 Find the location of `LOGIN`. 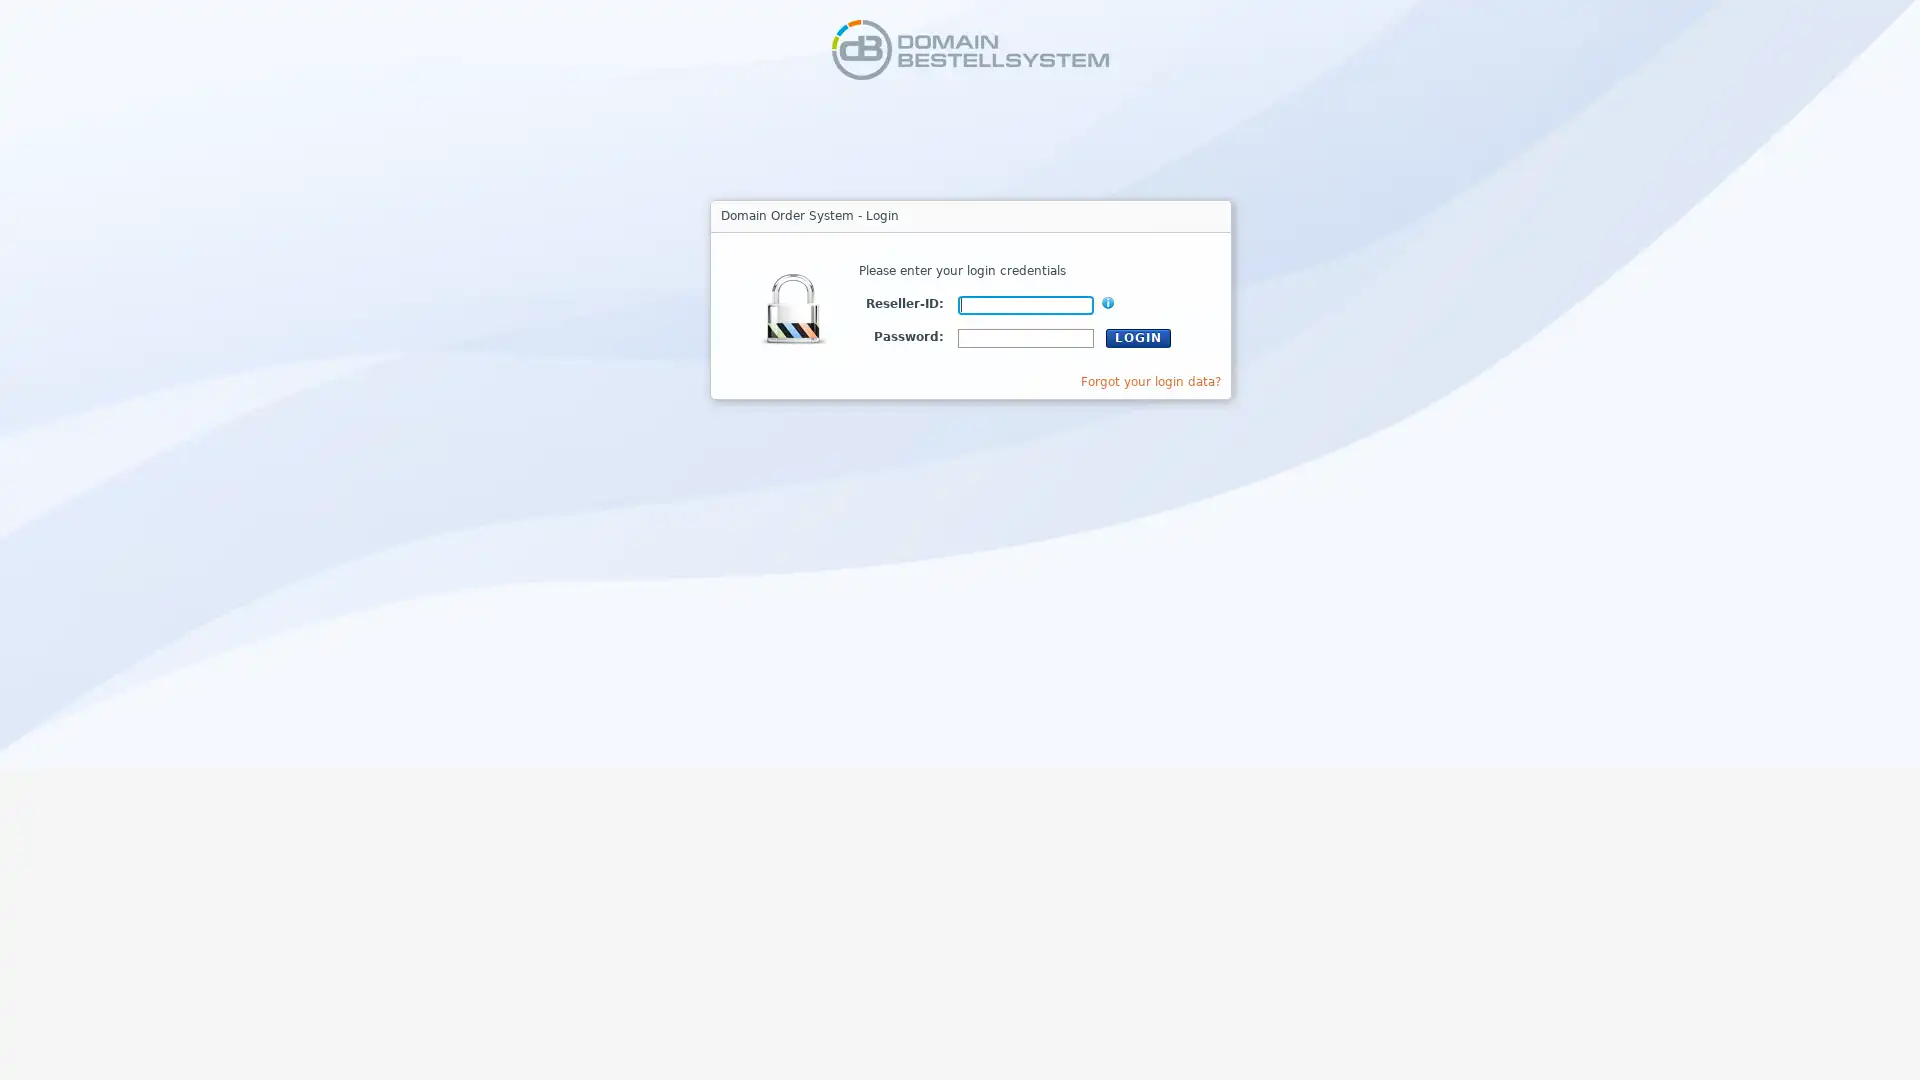

LOGIN is located at coordinates (1138, 336).